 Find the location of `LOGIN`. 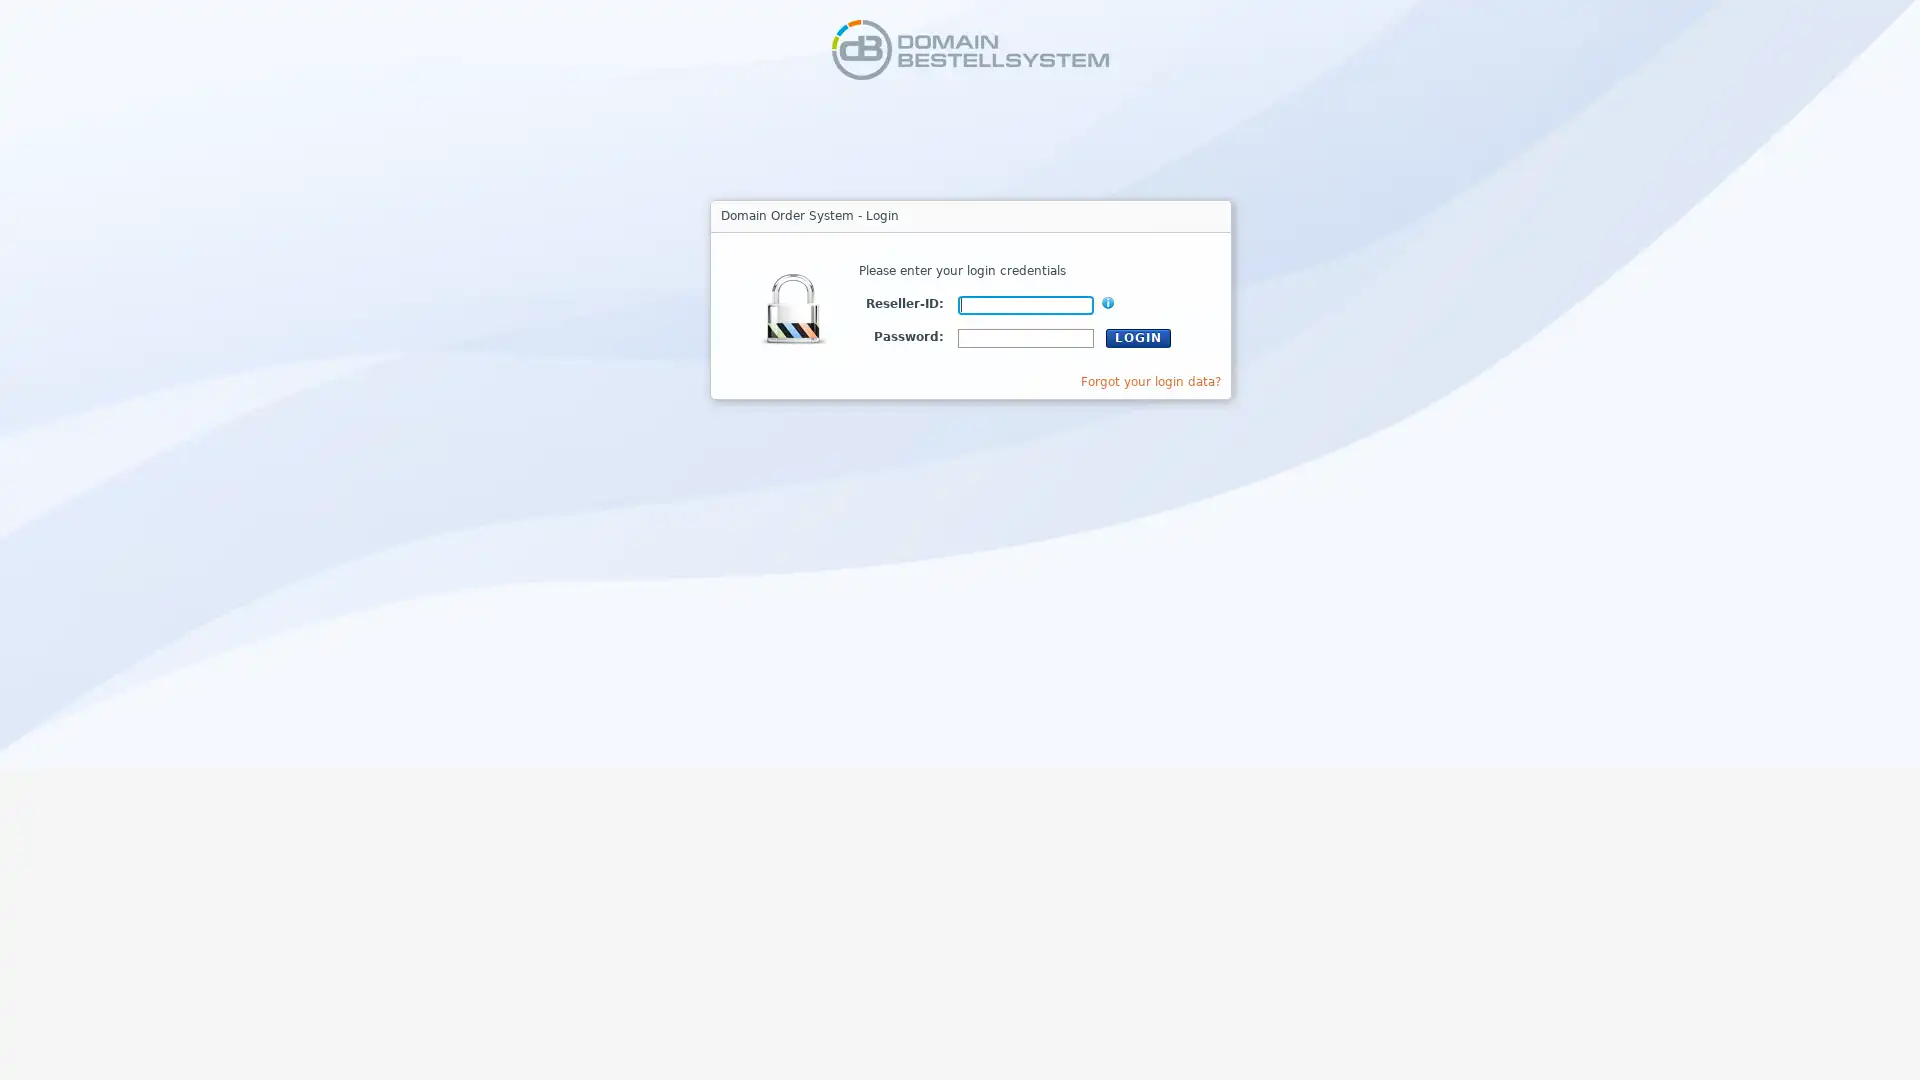

LOGIN is located at coordinates (1138, 336).